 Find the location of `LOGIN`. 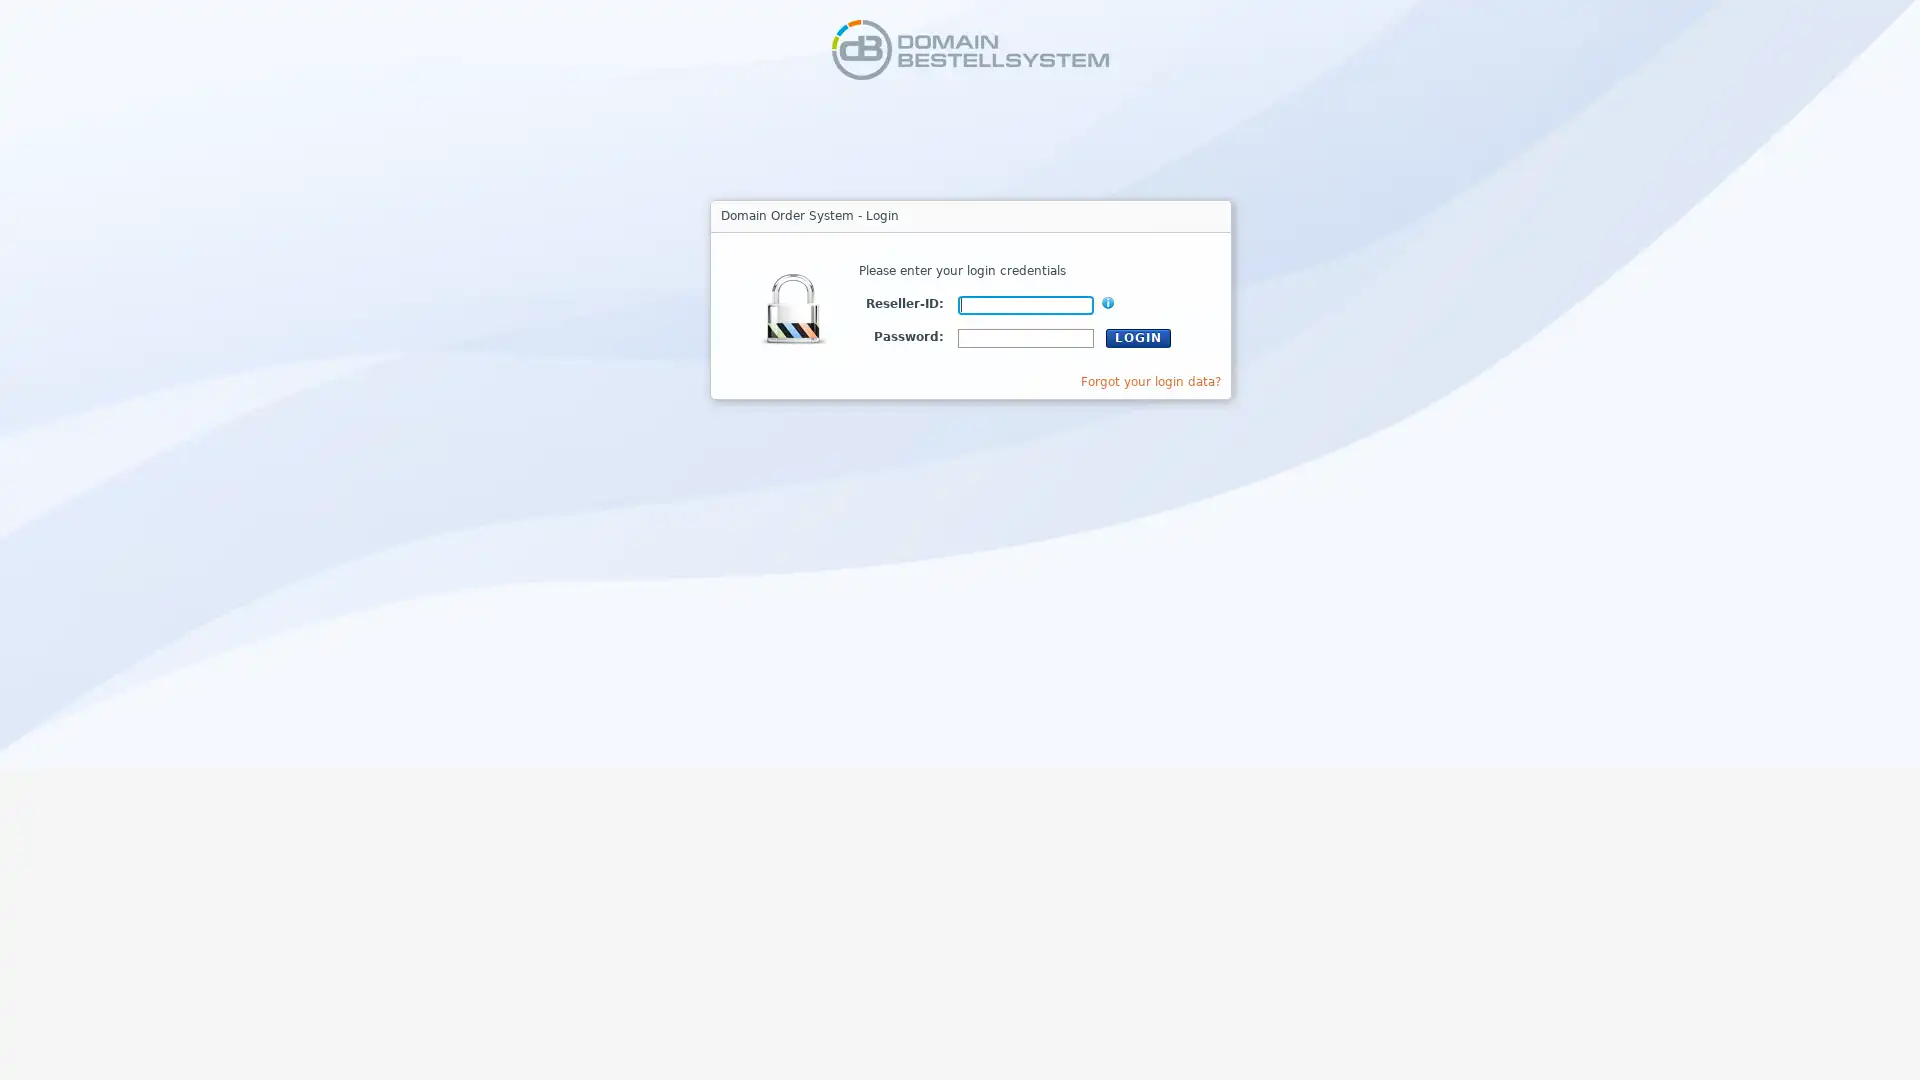

LOGIN is located at coordinates (1138, 336).